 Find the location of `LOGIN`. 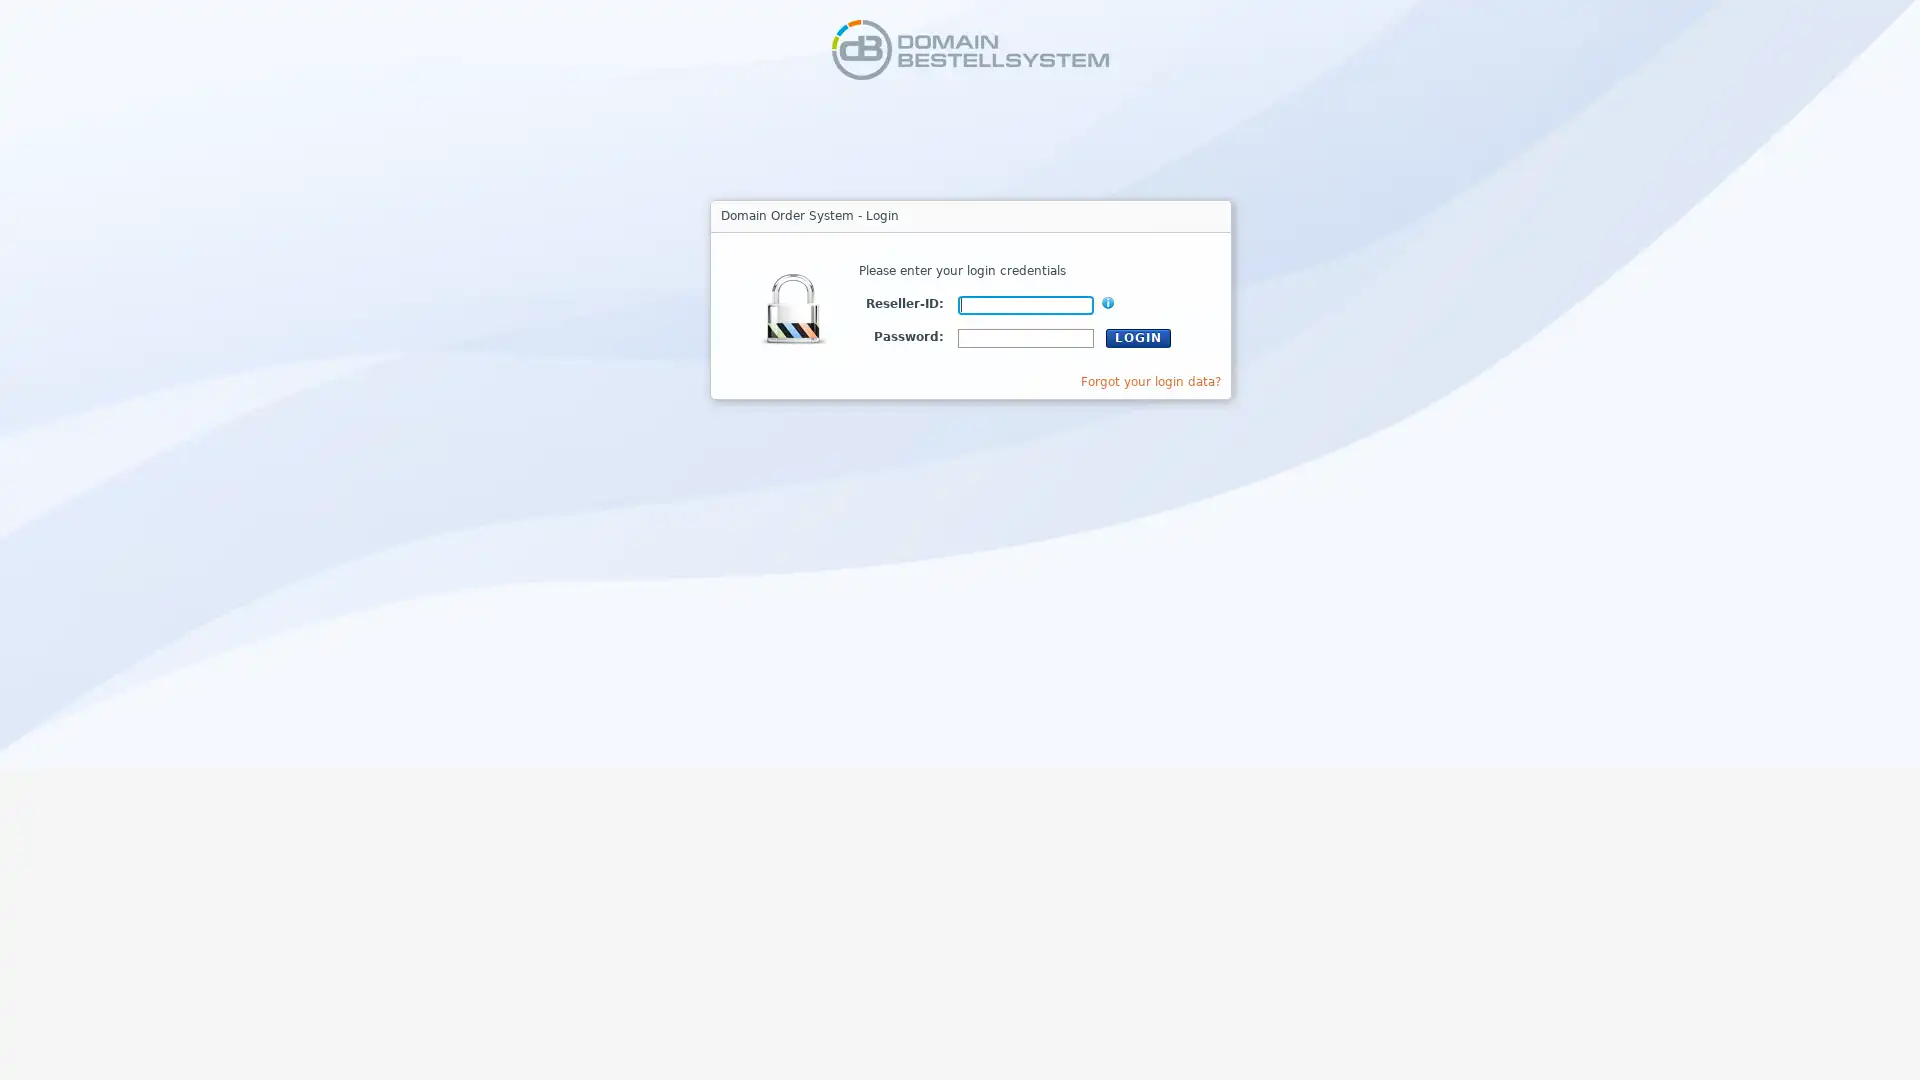

LOGIN is located at coordinates (1138, 336).